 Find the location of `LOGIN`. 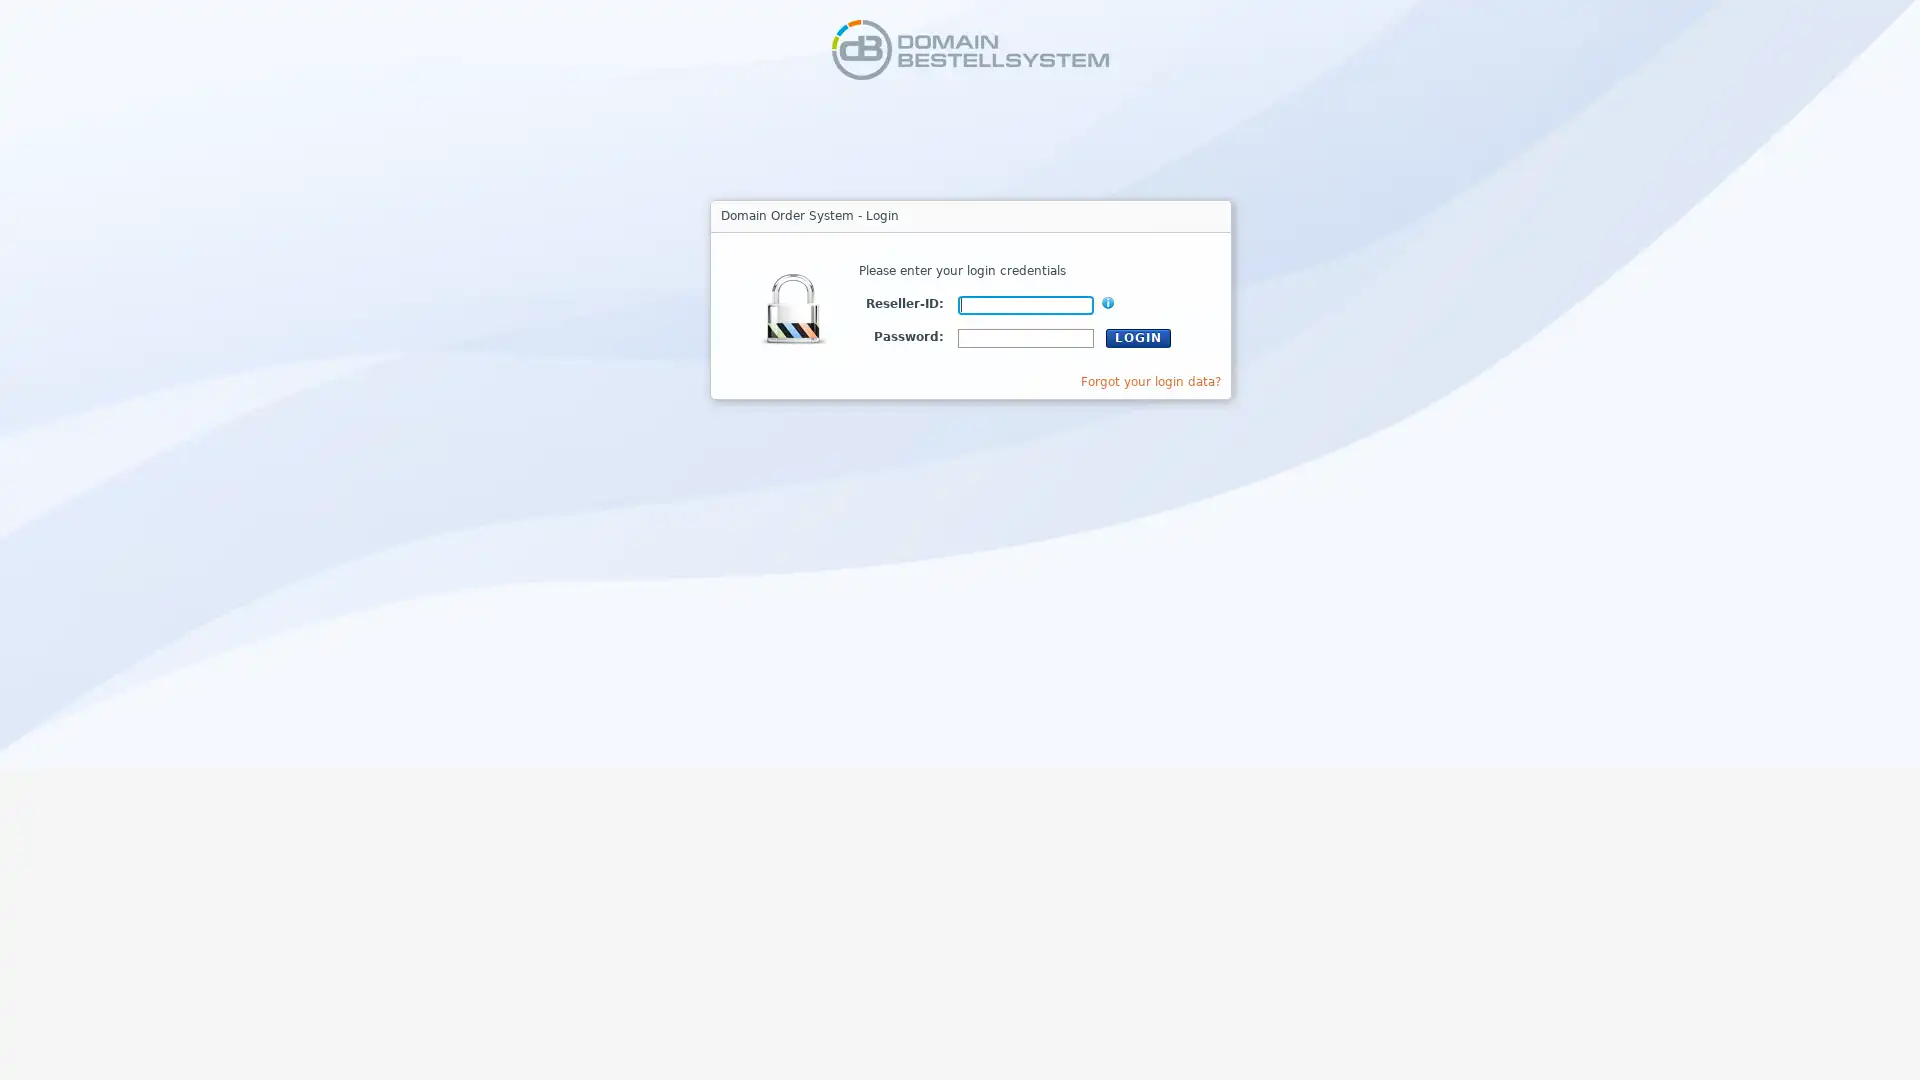

LOGIN is located at coordinates (1138, 336).